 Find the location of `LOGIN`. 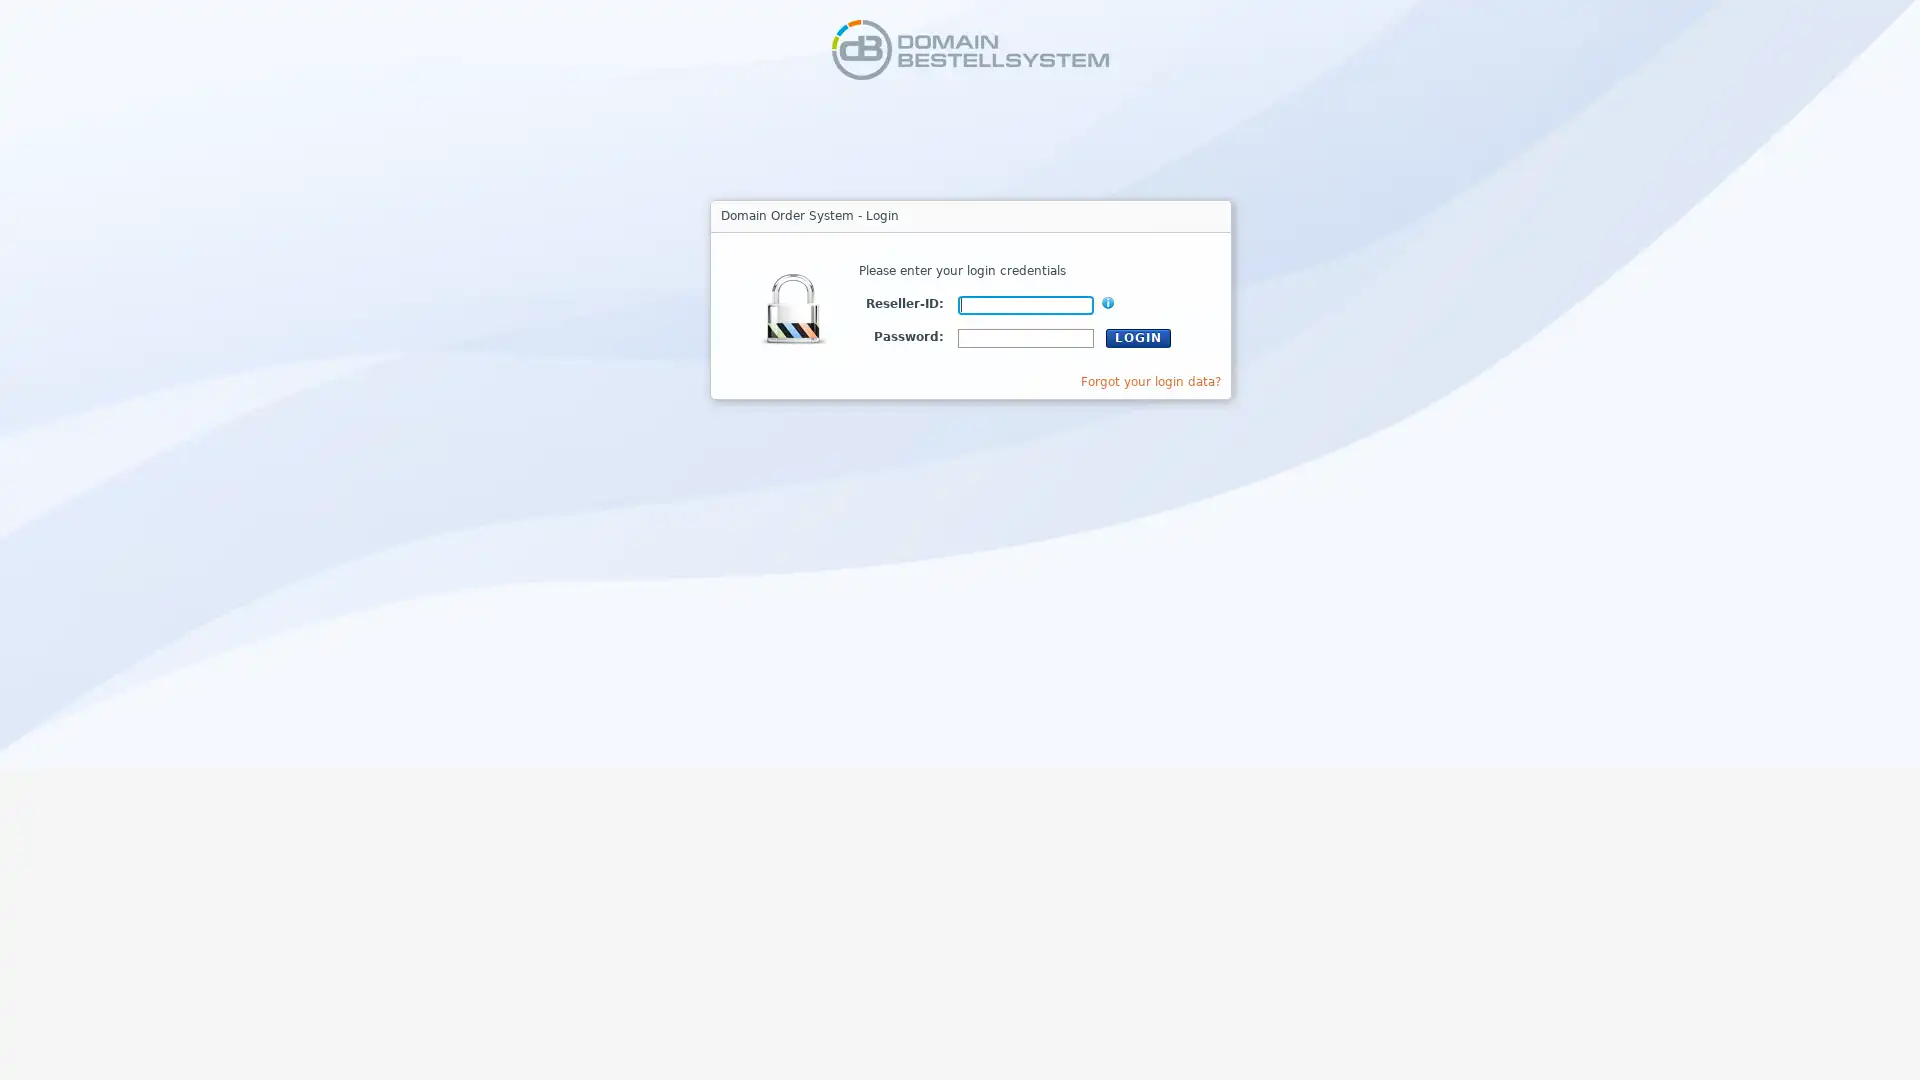

LOGIN is located at coordinates (1138, 336).